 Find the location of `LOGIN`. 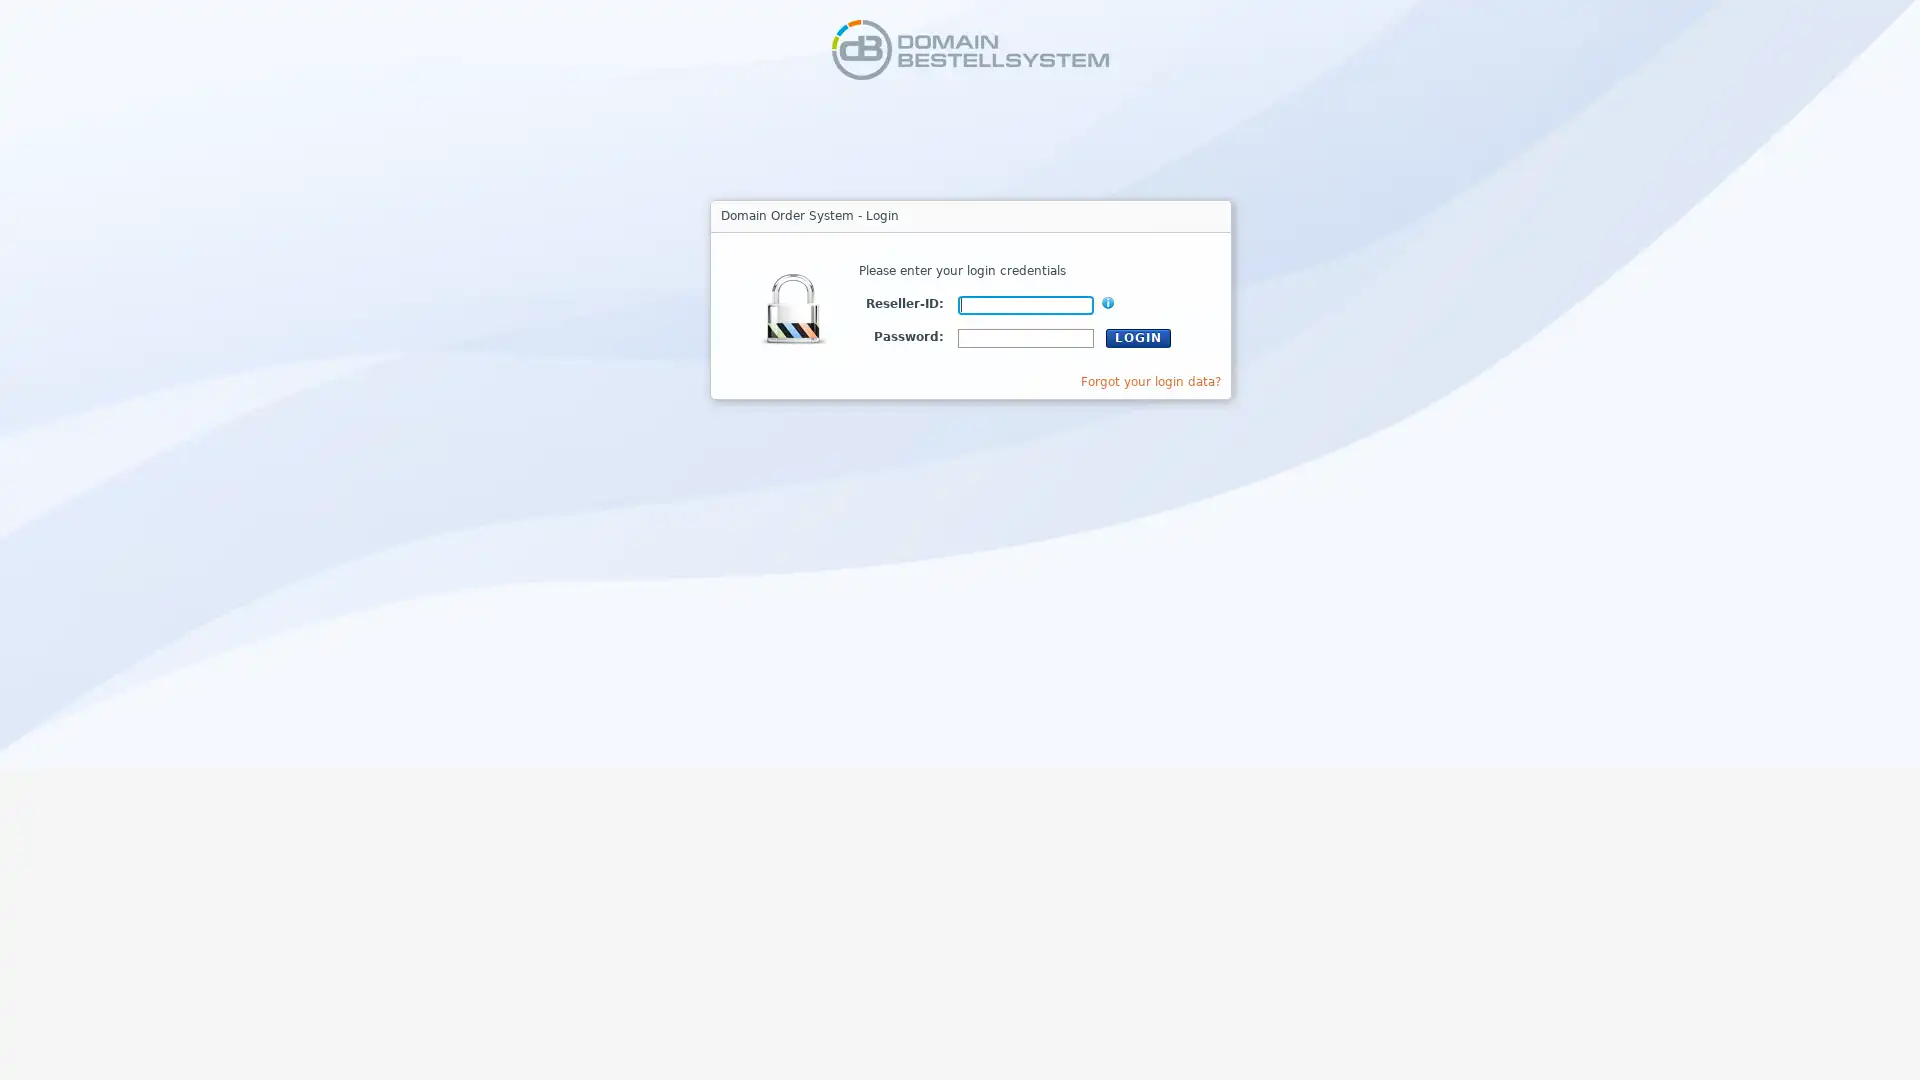

LOGIN is located at coordinates (1138, 336).